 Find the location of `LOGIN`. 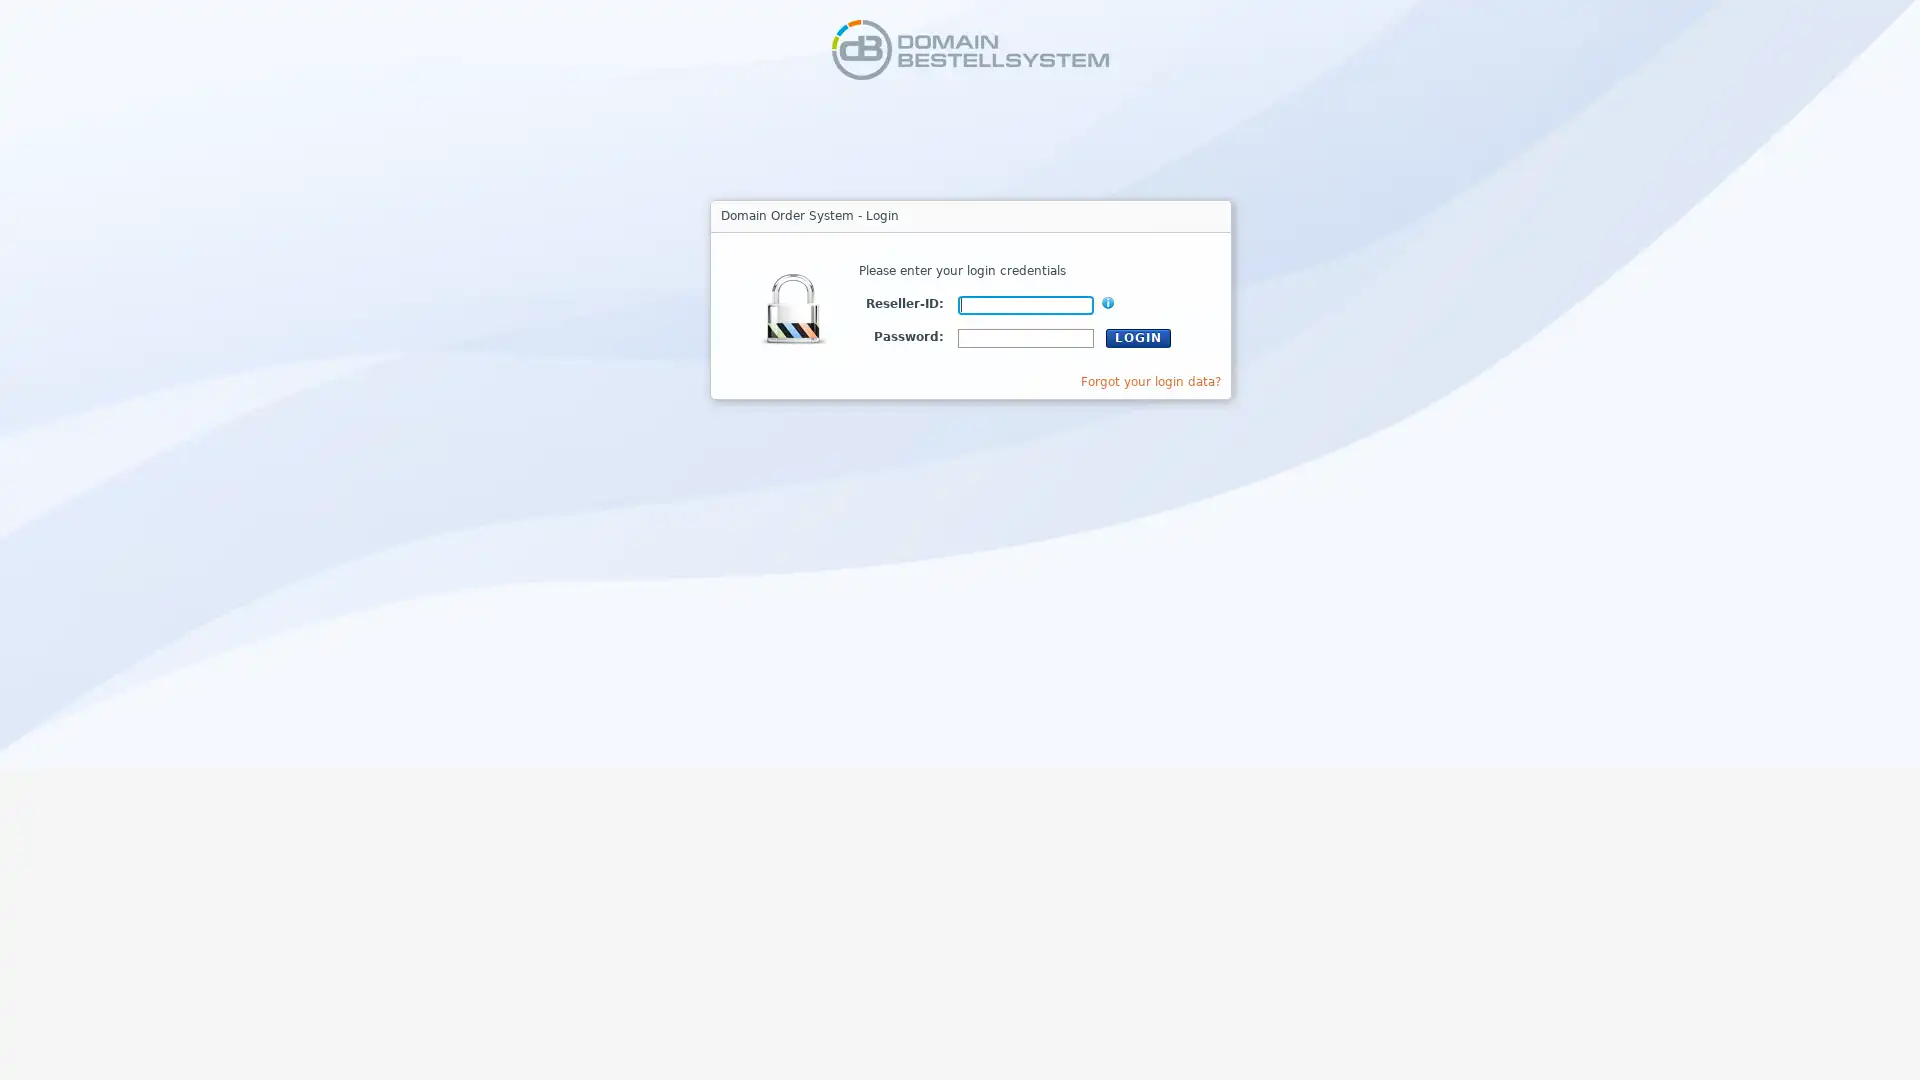

LOGIN is located at coordinates (1138, 336).